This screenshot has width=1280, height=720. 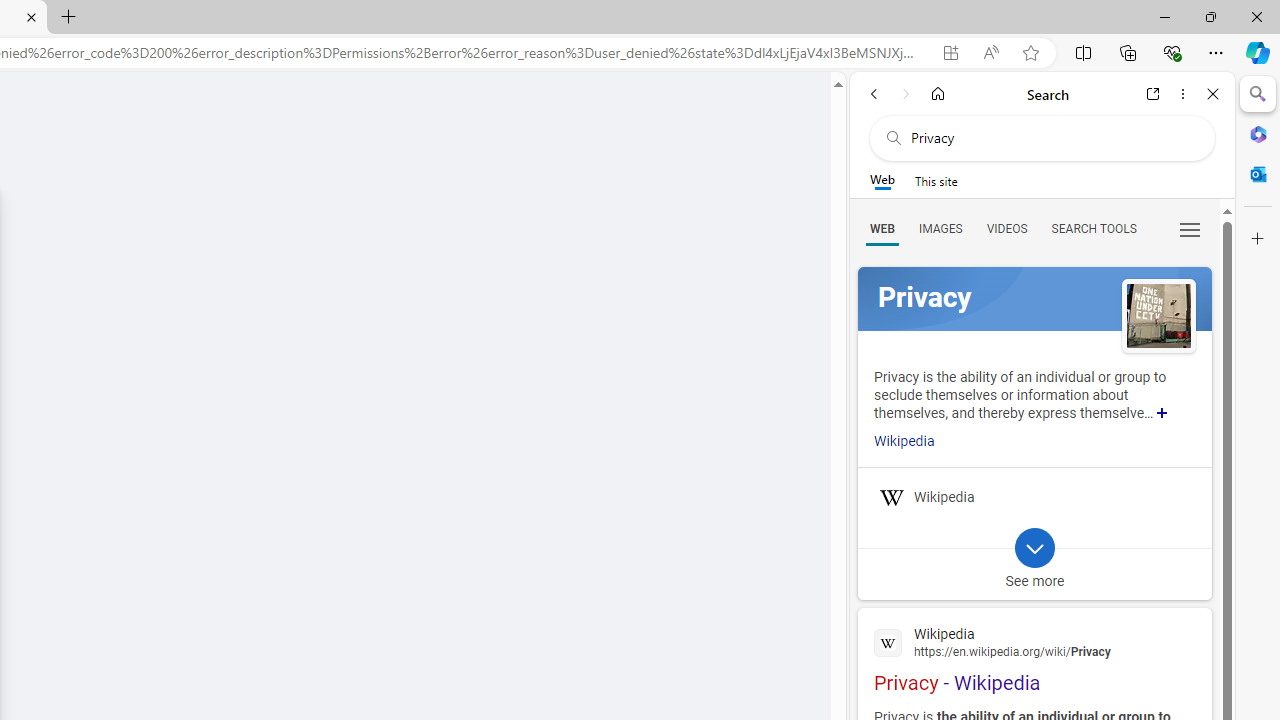 I want to click on 'See more images of Privacy', so click(x=1158, y=316).